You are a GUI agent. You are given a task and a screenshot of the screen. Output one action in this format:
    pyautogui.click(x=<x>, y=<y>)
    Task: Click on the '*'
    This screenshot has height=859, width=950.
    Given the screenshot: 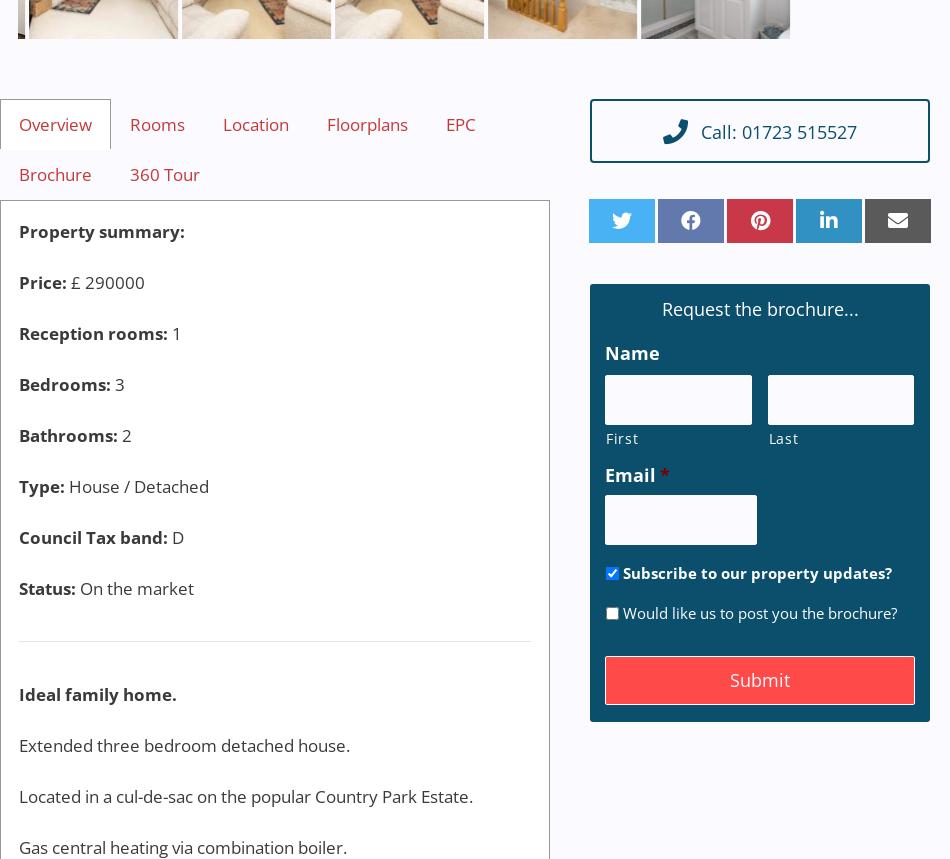 What is the action you would take?
    pyautogui.click(x=665, y=472)
    